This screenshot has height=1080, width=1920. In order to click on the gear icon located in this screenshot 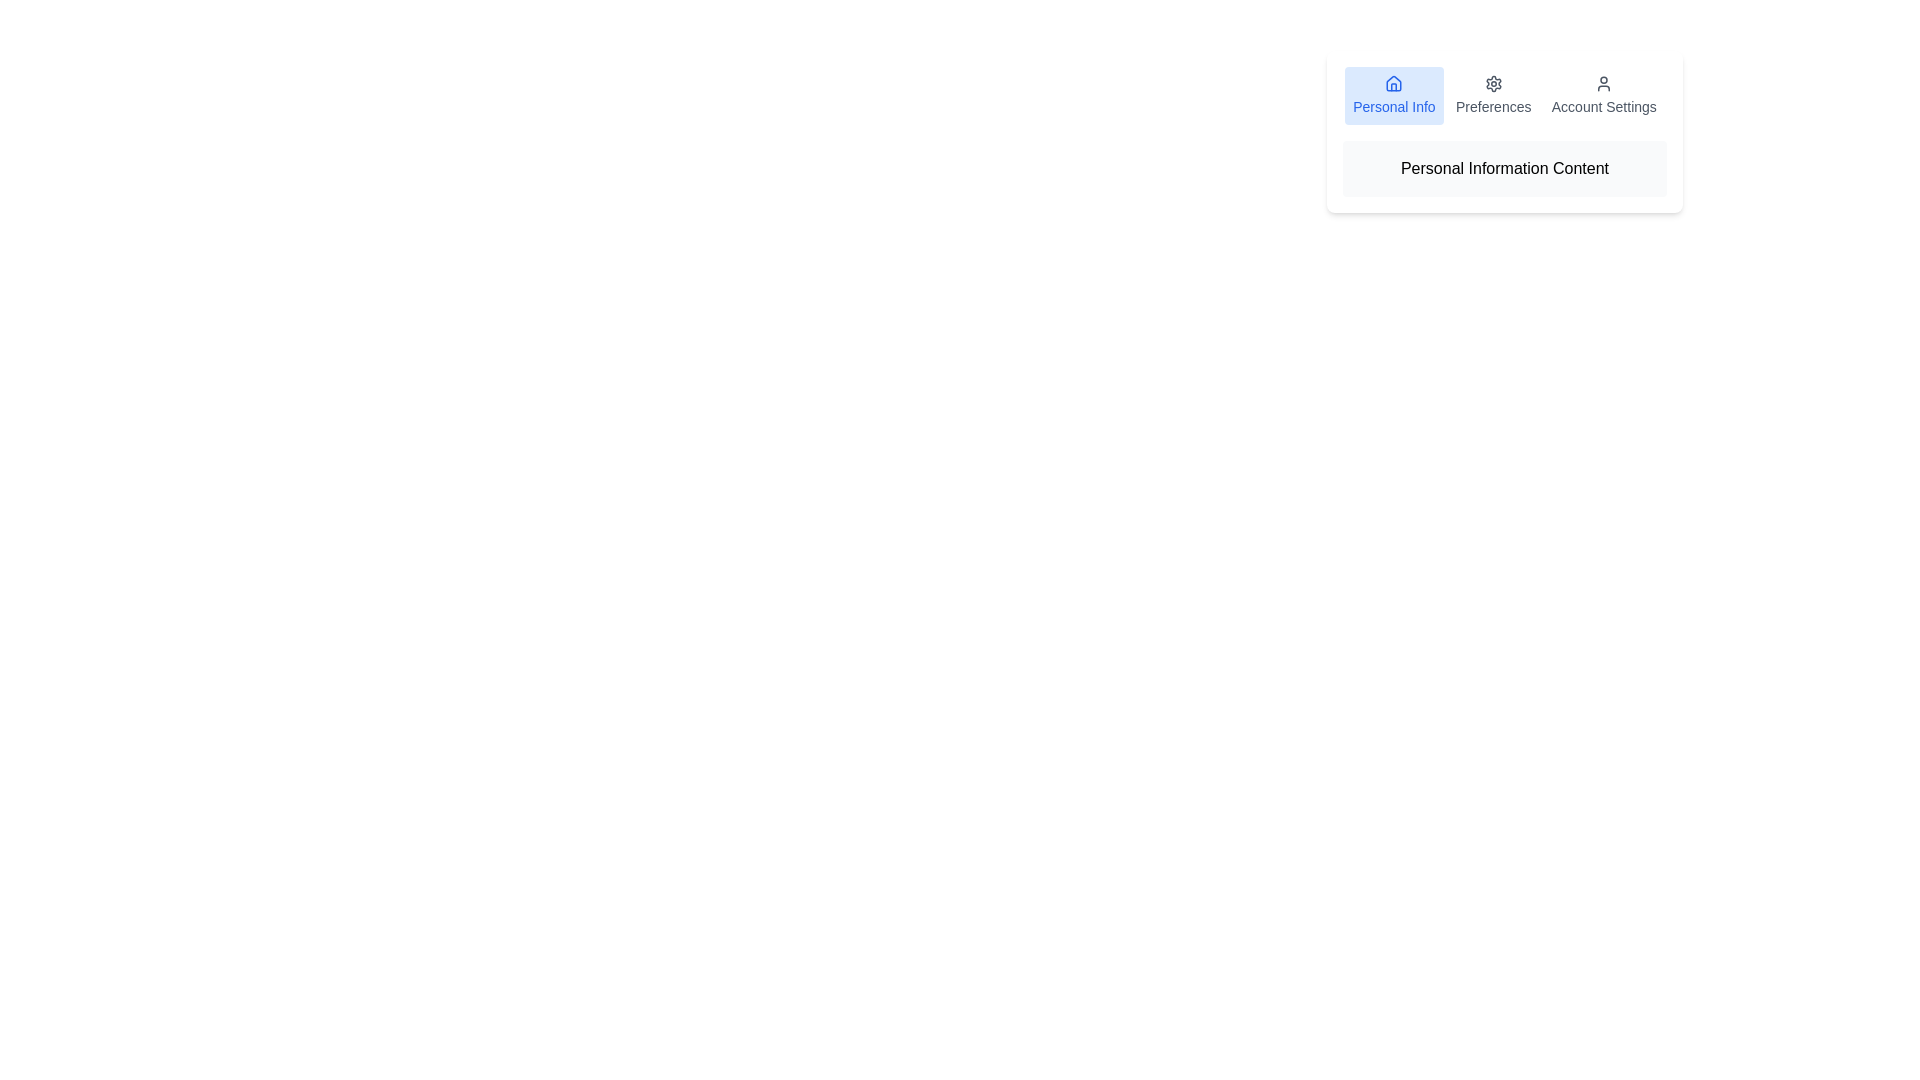, I will do `click(1493, 83)`.